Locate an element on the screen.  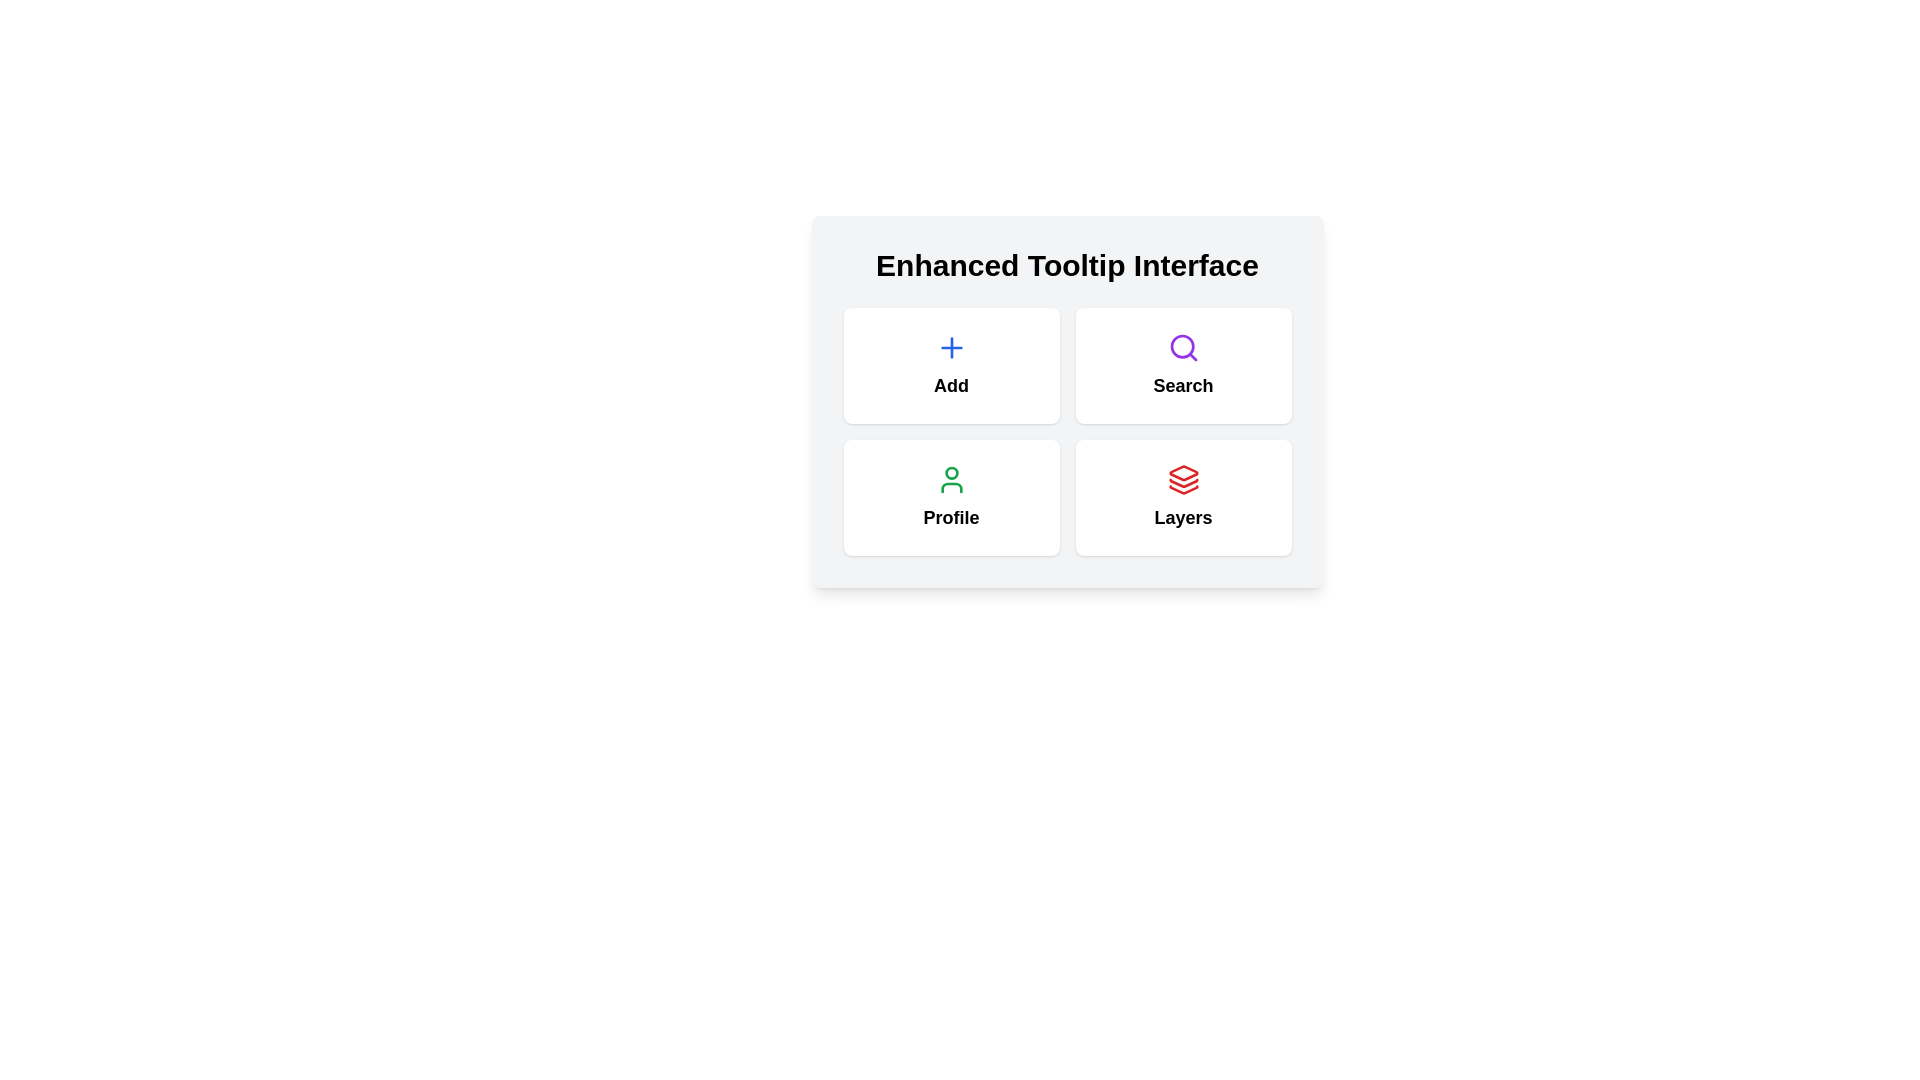
the Decorative icon, which is a red triangular shape located in the Layers section of the grid at the bottom-right corner is located at coordinates (1183, 473).